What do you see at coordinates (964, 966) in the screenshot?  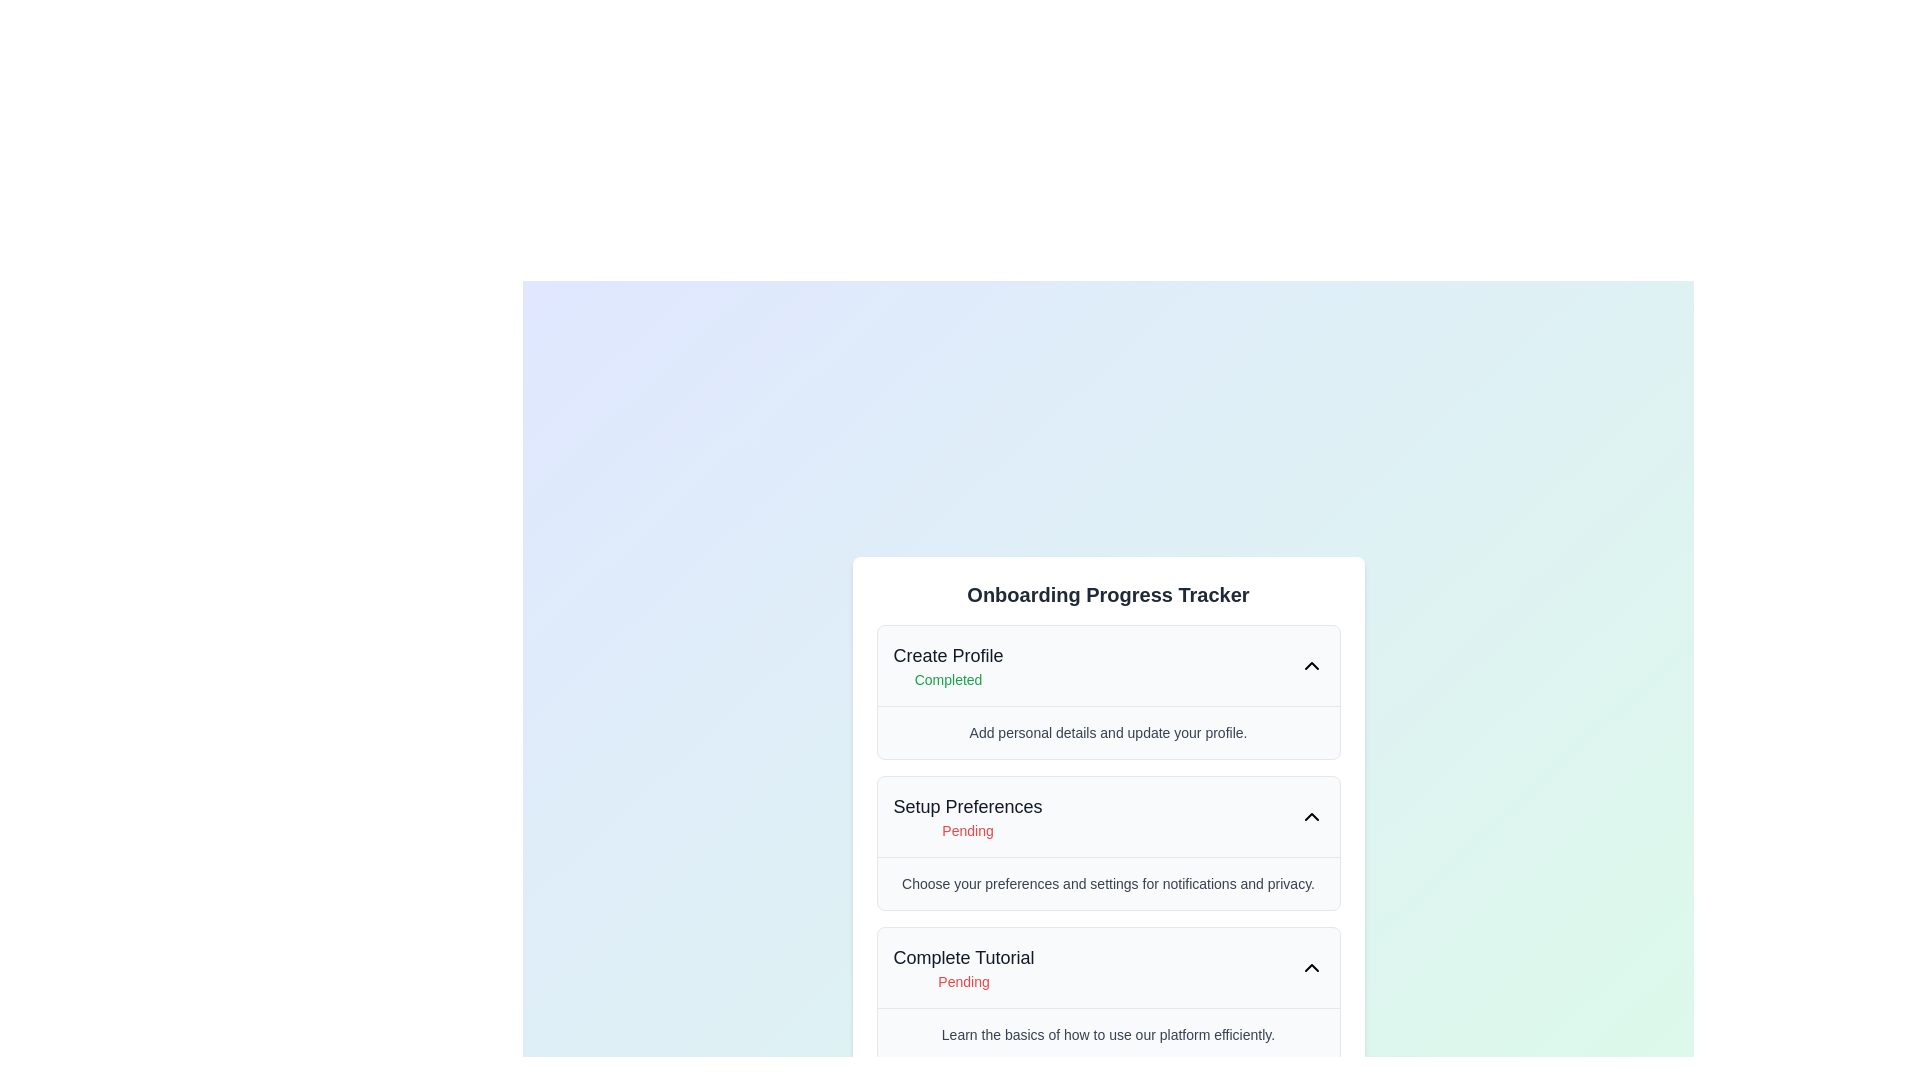 I see `the Informational indicator displaying the title 'Complete Tutorial' and status 'Pending' located at the bottom section of the 'Onboarding Progress Tracker' interface` at bounding box center [964, 966].